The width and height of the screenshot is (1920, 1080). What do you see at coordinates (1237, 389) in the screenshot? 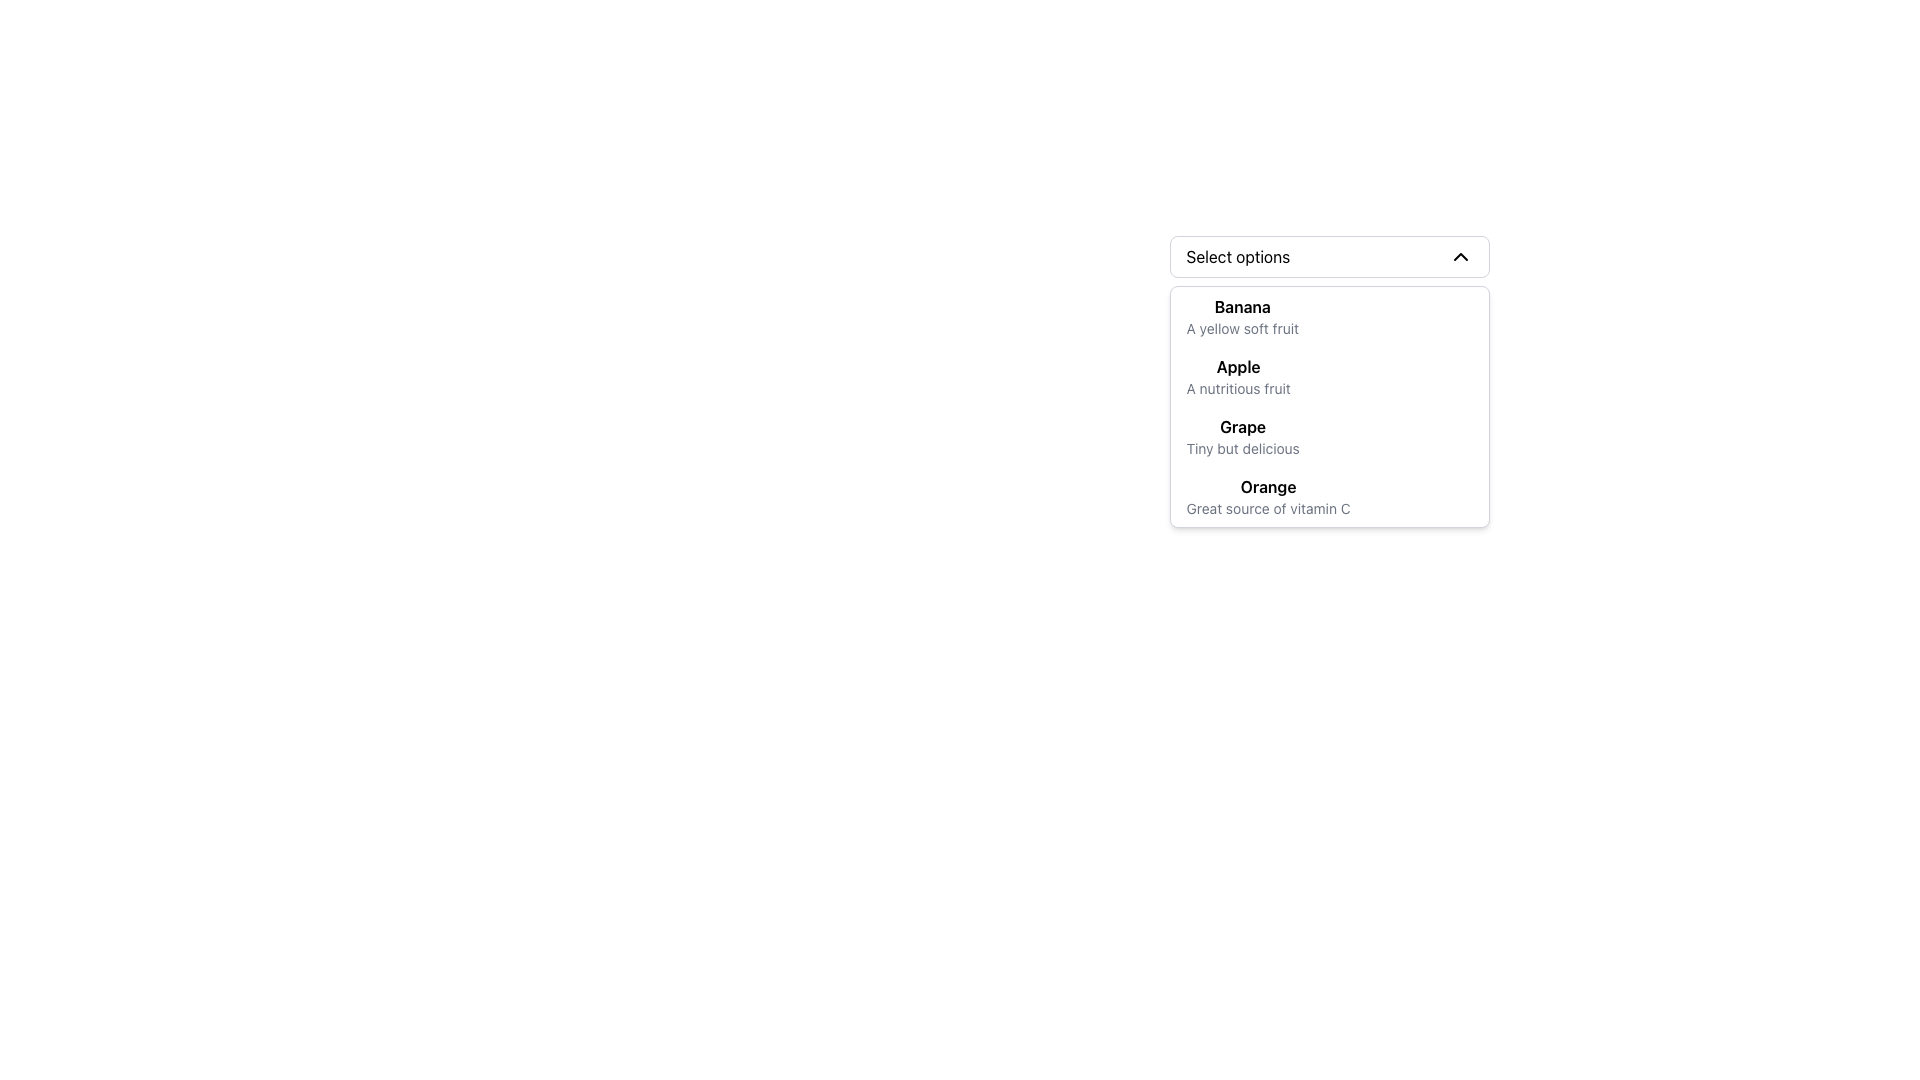
I see `the grey-colored text label 'A nutritious fruit' which is positioned beneath the bold 'Apple' text in the dropdown menu` at bounding box center [1237, 389].